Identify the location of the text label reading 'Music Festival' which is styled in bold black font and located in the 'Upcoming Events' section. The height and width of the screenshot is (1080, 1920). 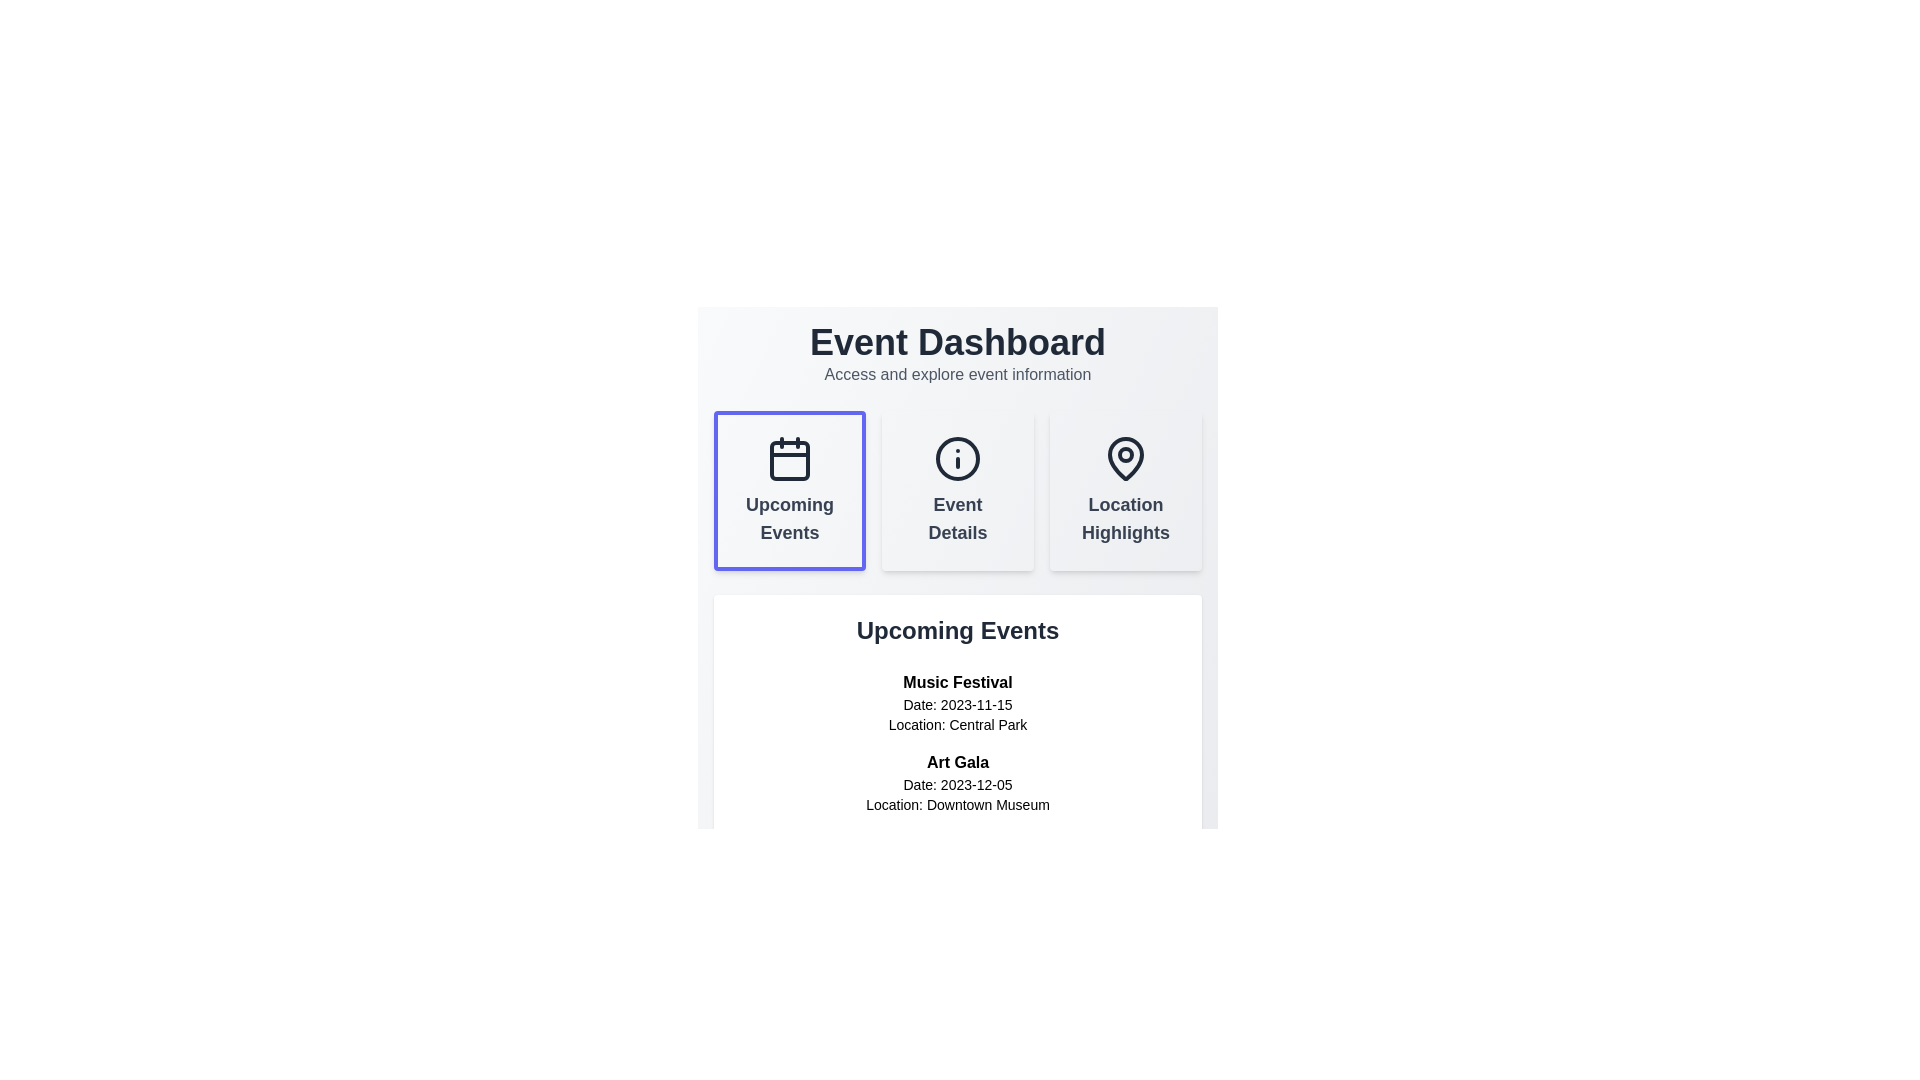
(957, 681).